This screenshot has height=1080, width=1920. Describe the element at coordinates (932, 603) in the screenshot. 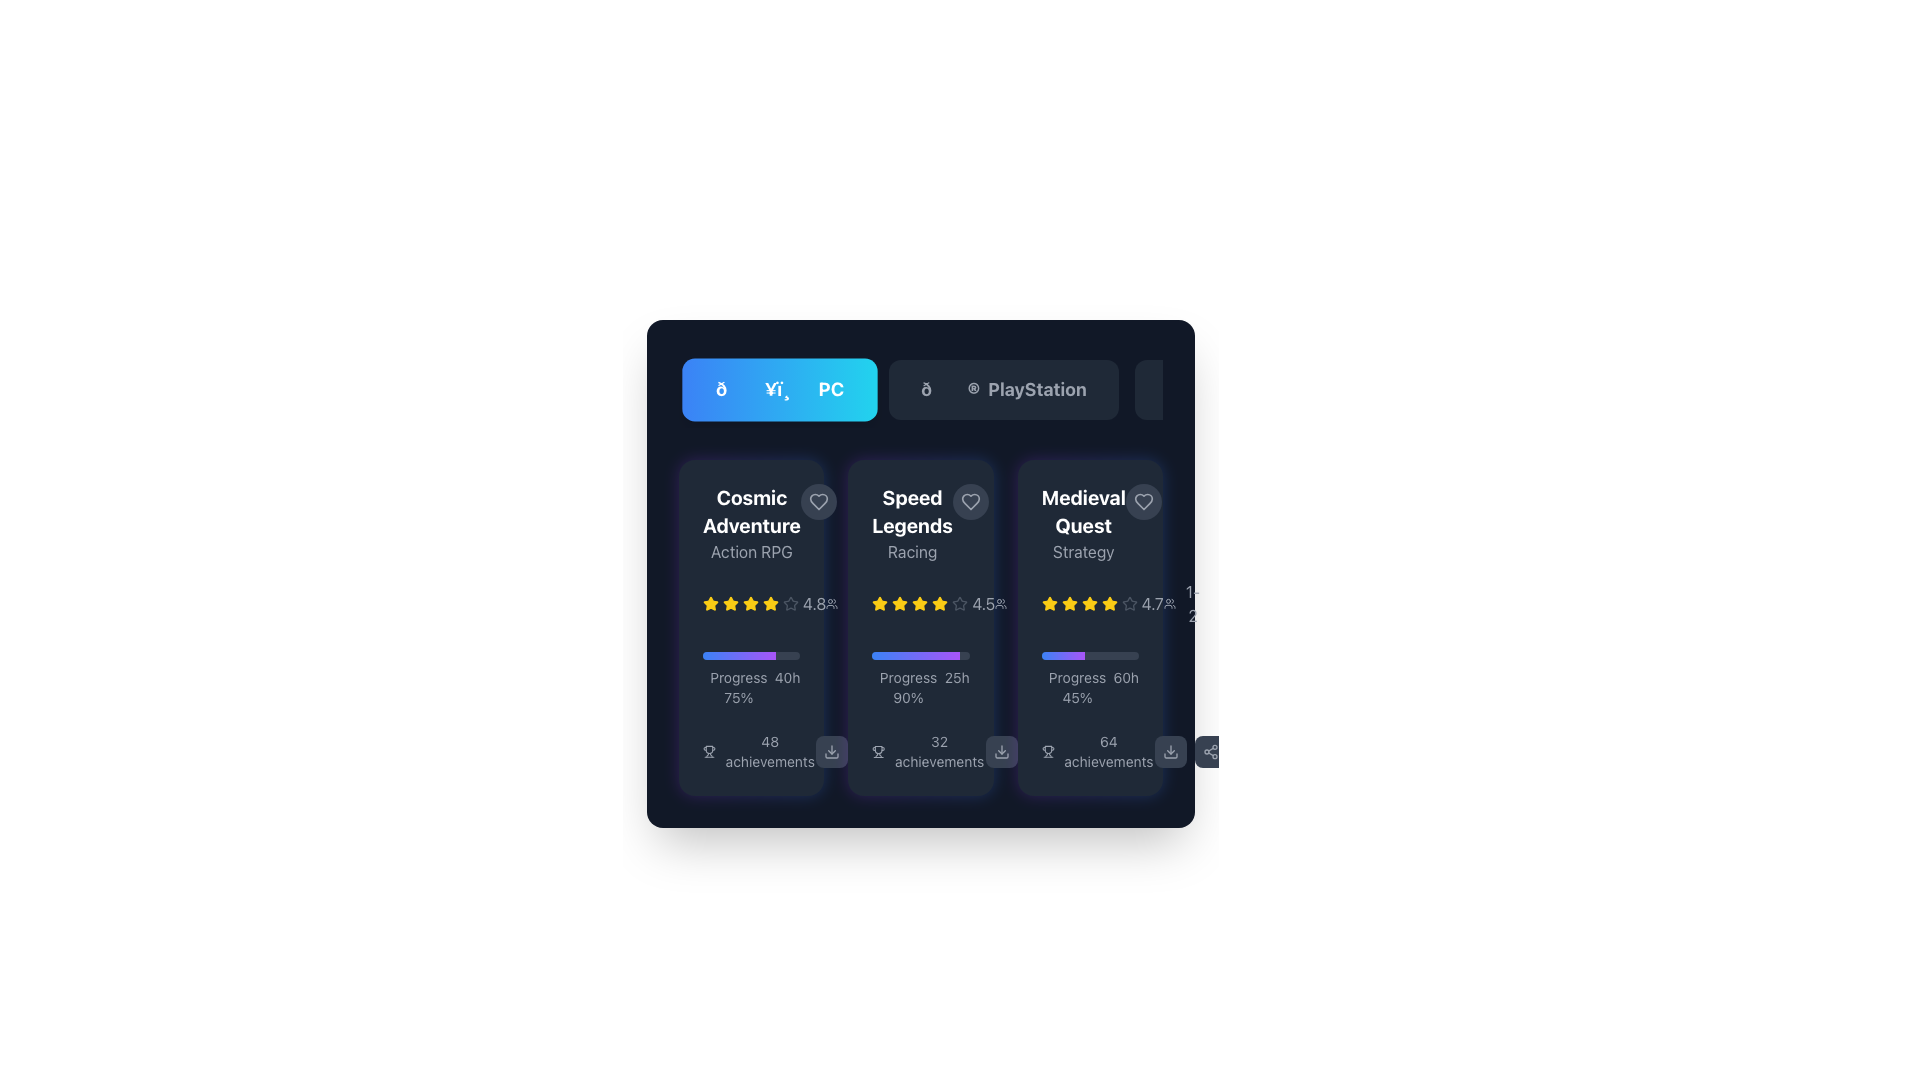

I see `the Rating Display with Text, which visually represents the user rating score for the item, located centrally at the top of the middle card in a three-column layout` at that location.